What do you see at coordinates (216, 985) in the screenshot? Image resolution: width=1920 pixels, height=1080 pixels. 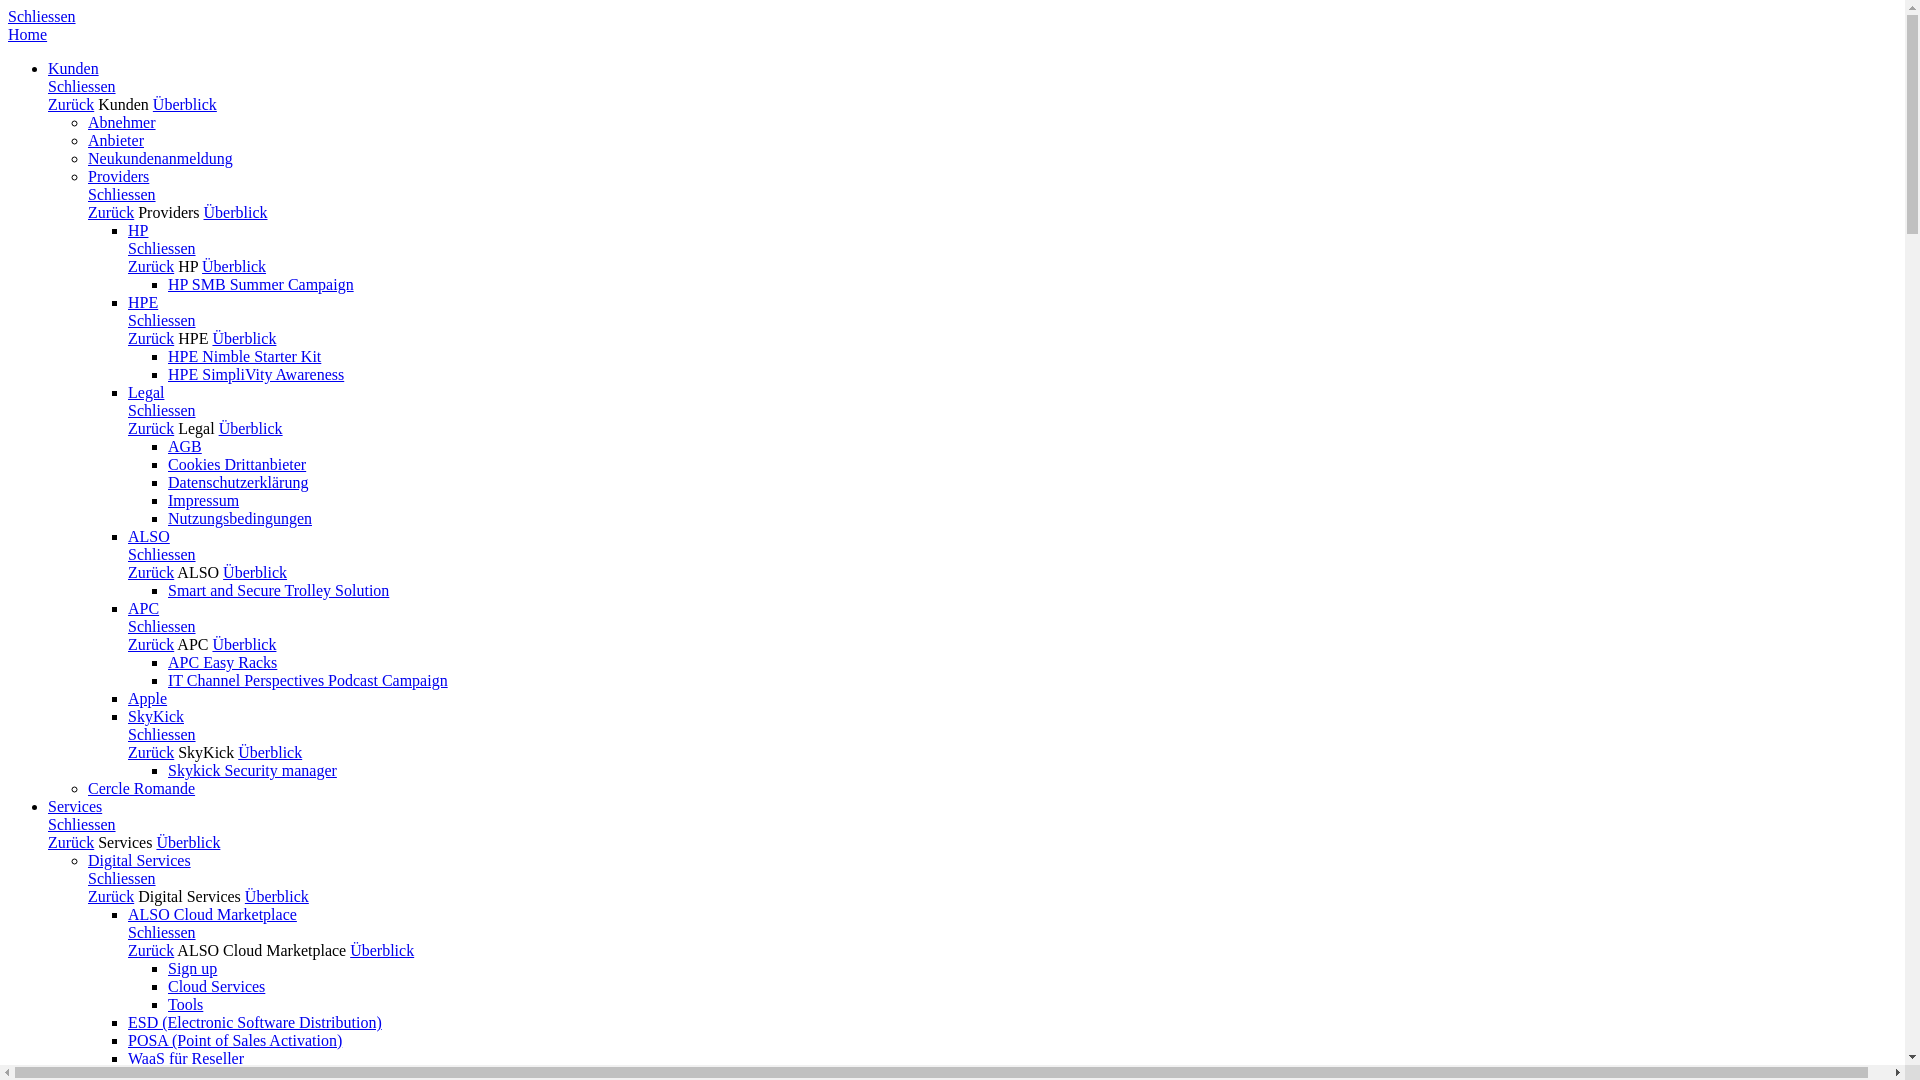 I see `'Cloud Services'` at bounding box center [216, 985].